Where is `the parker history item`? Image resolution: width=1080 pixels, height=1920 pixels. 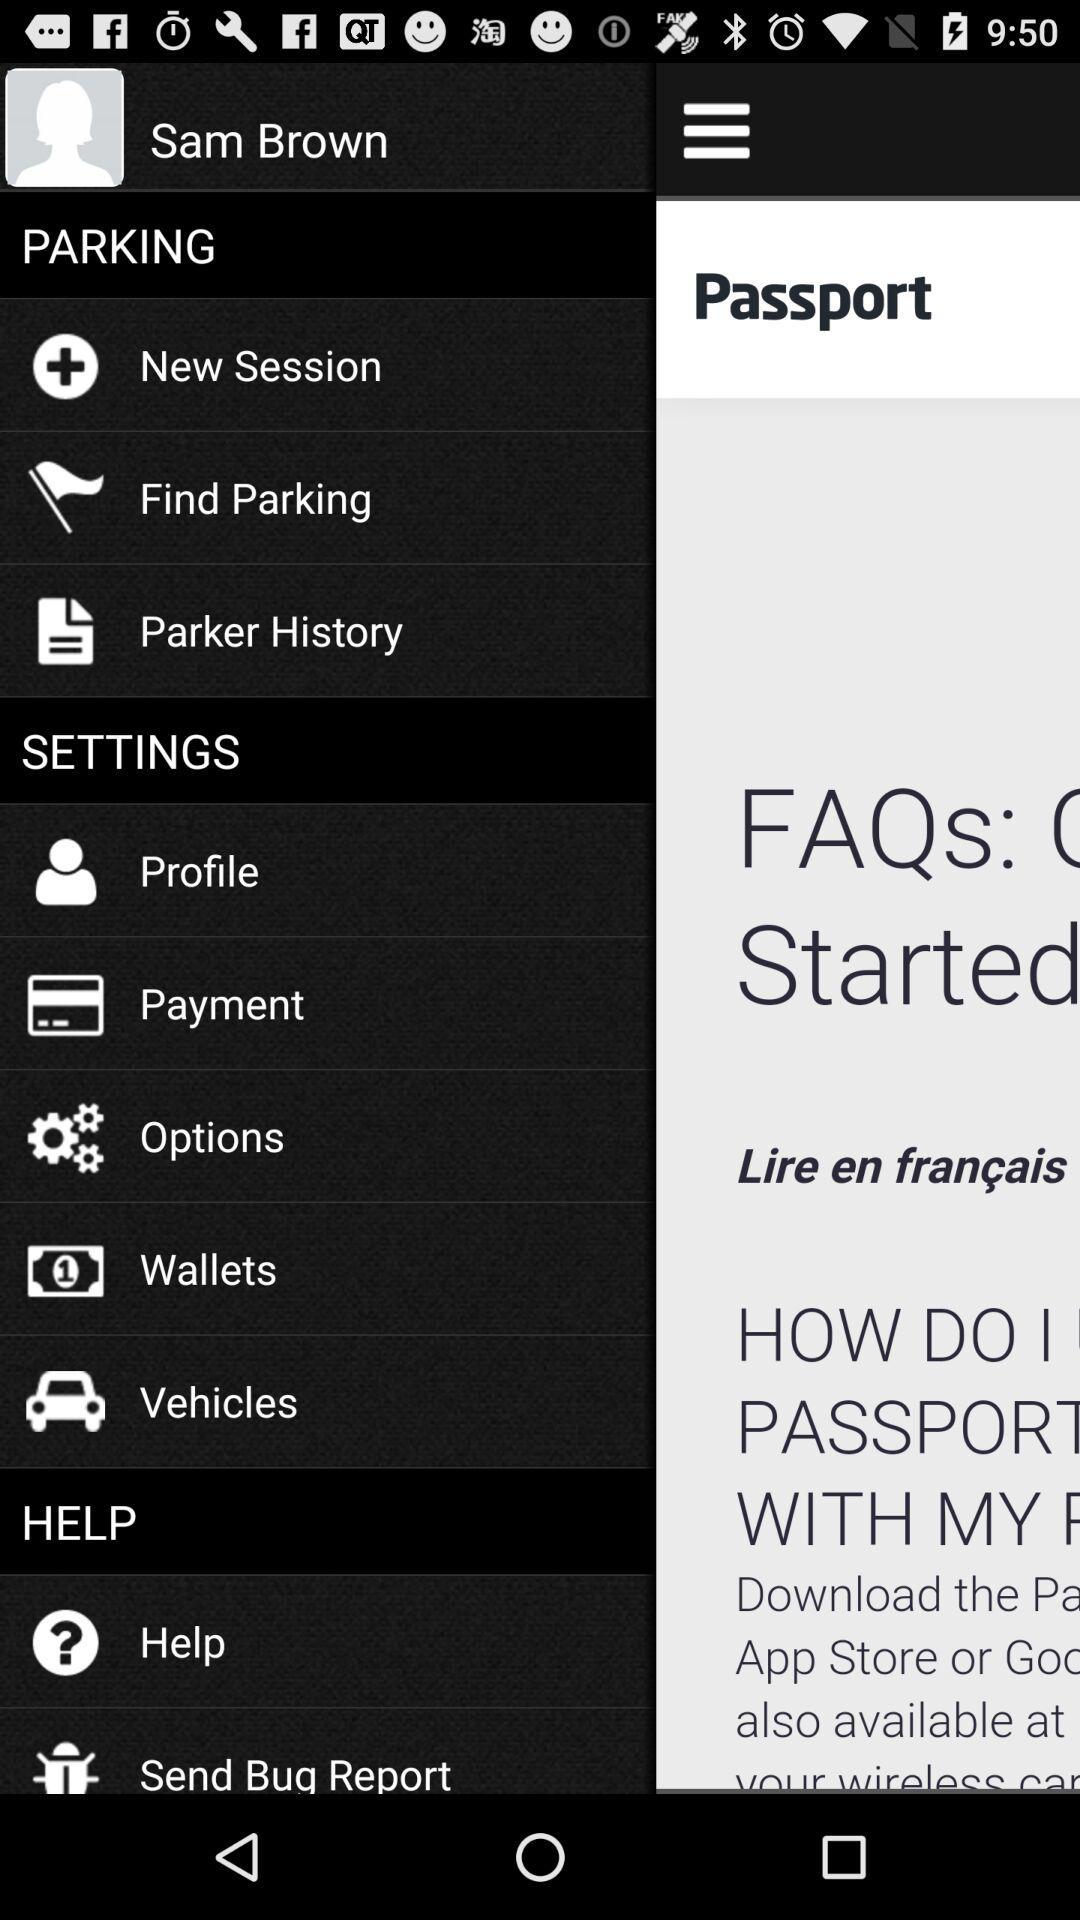 the parker history item is located at coordinates (271, 628).